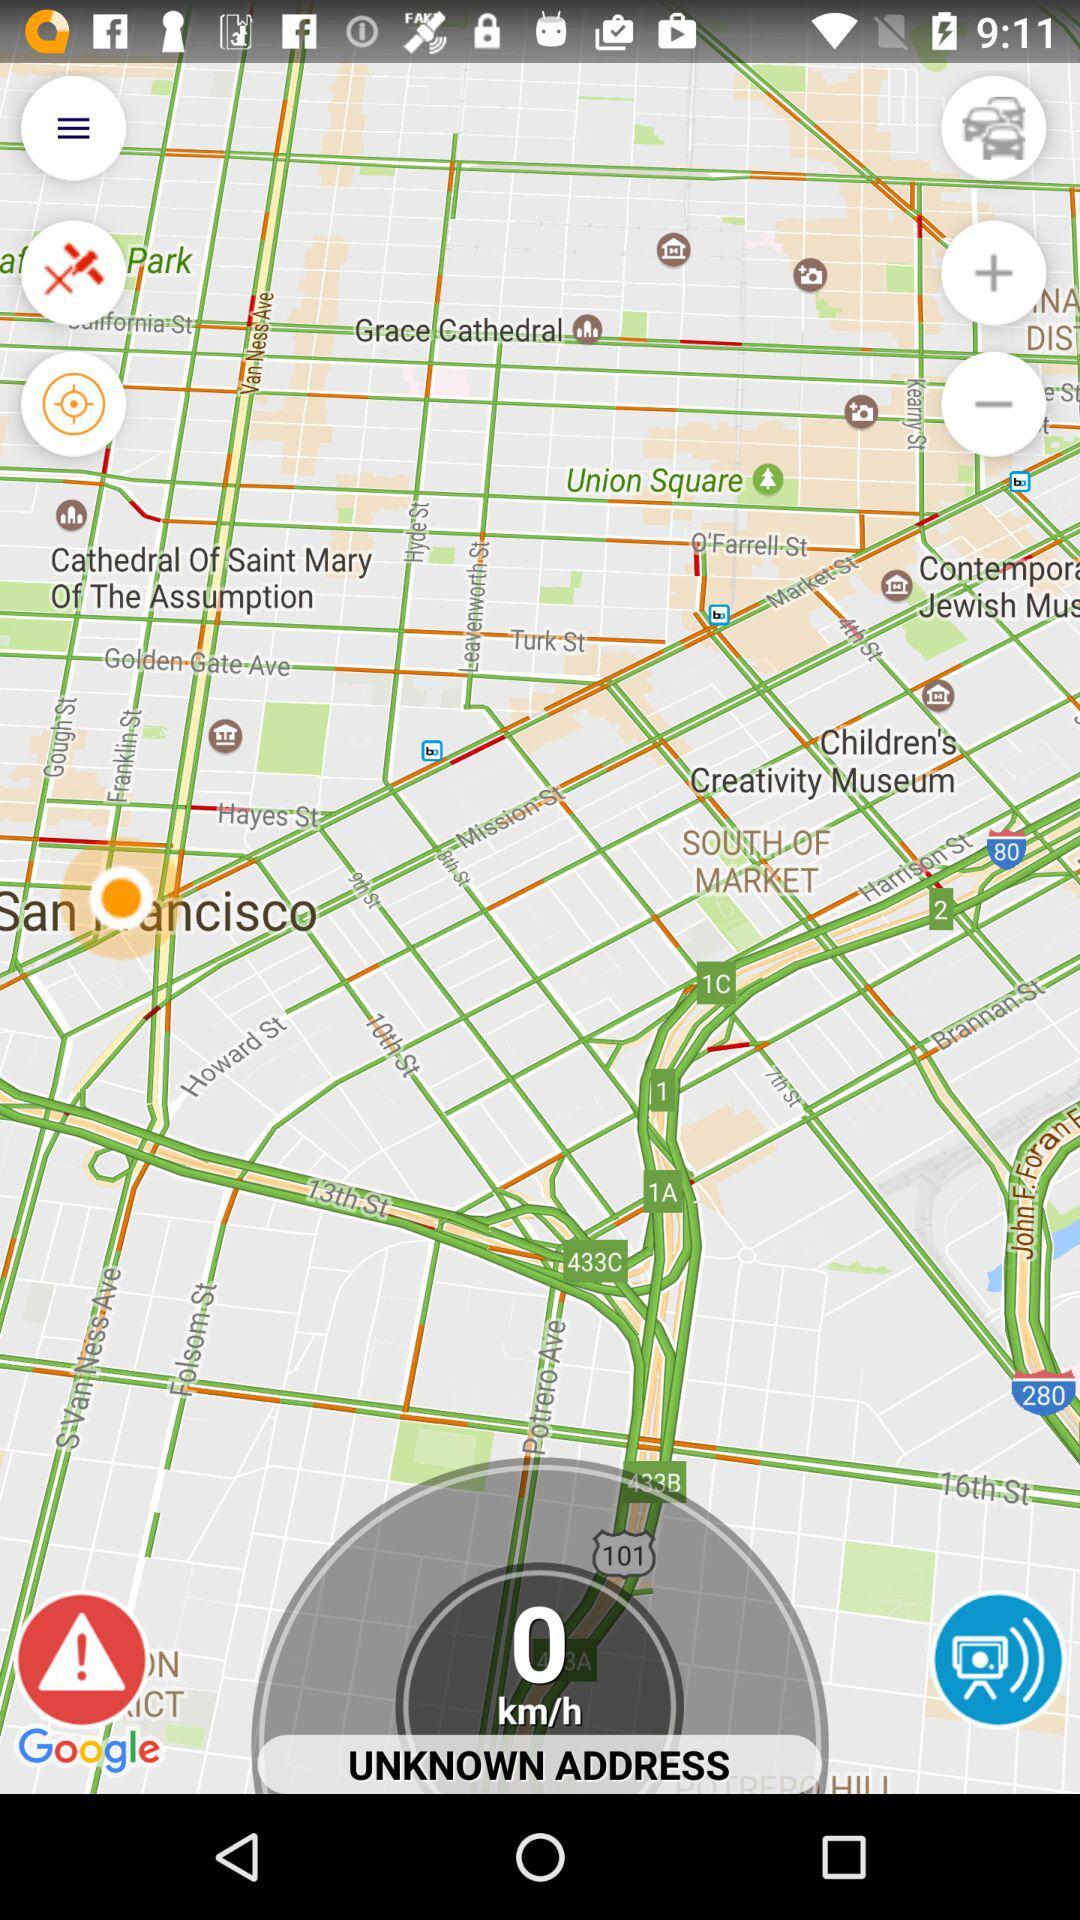 The width and height of the screenshot is (1080, 1920). I want to click on the menu icon, so click(72, 136).